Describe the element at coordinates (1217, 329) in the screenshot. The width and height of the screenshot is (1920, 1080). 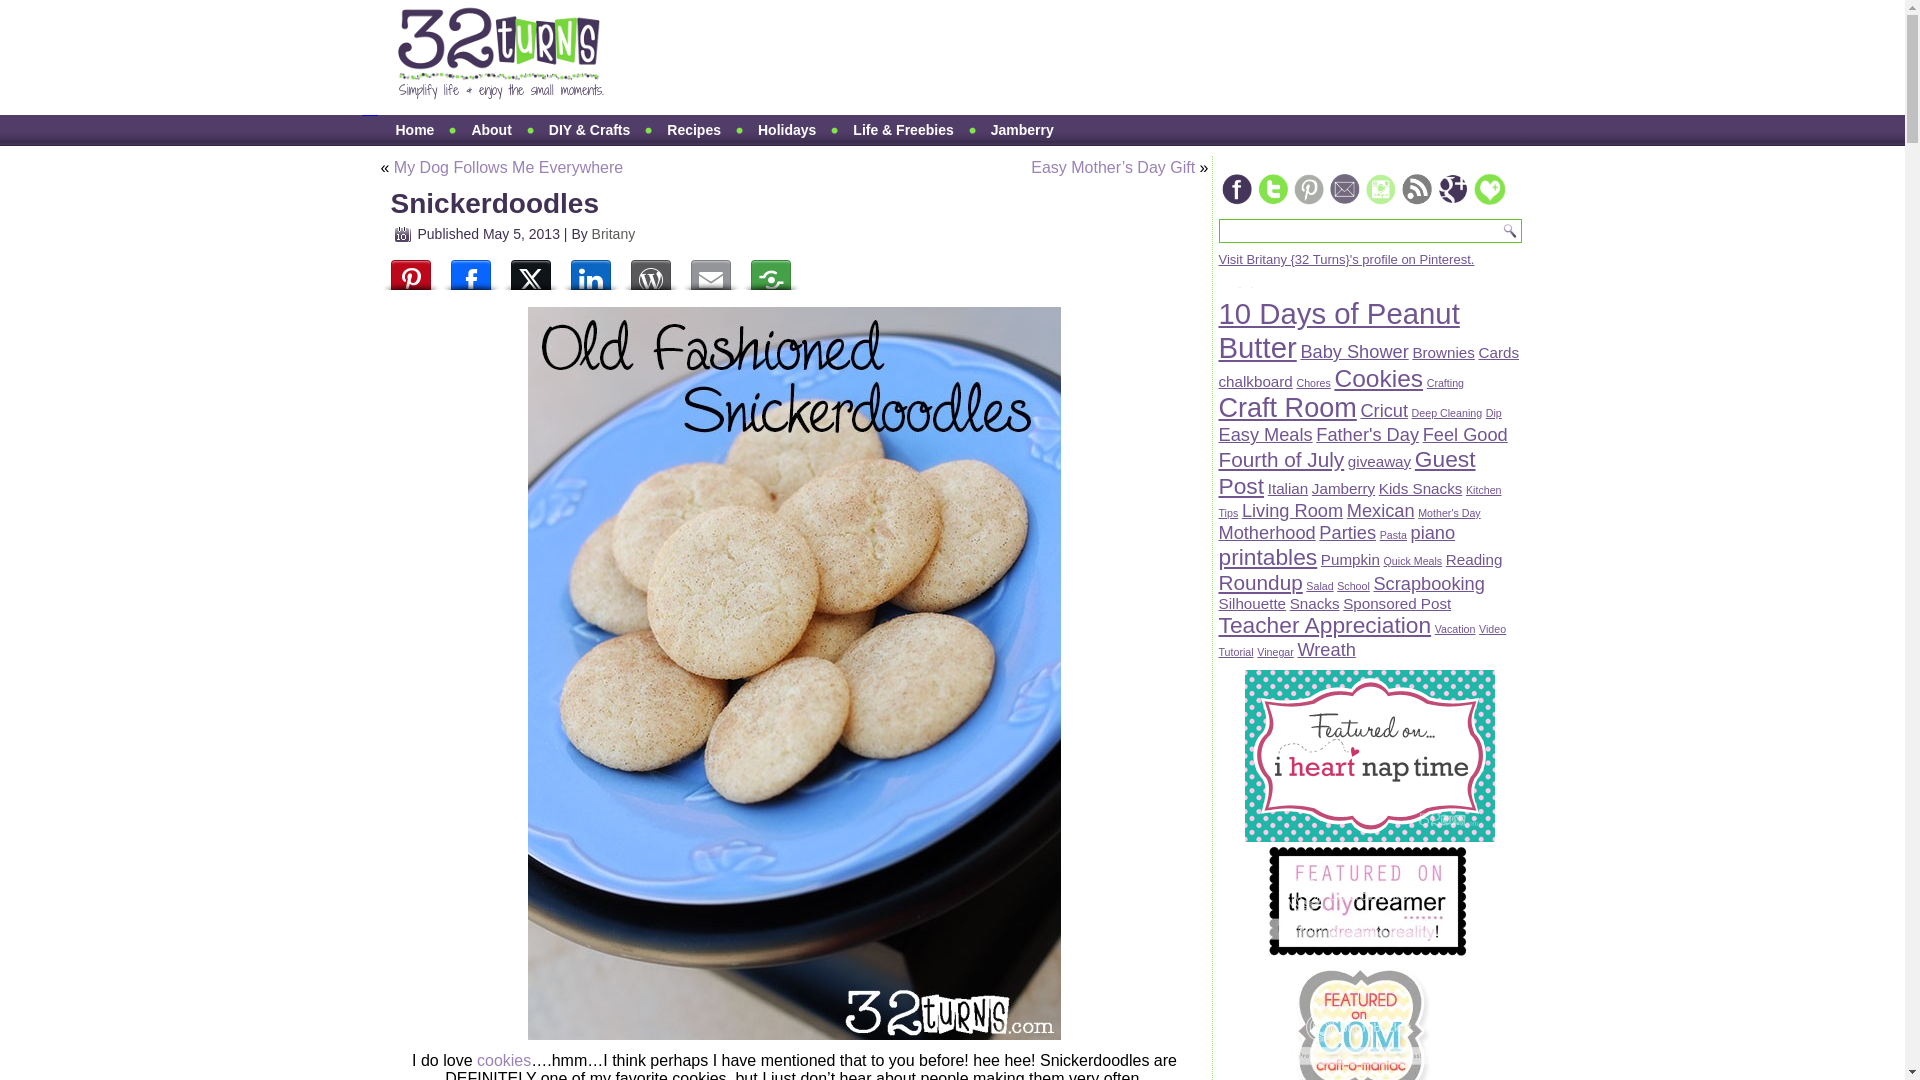
I see `'10 Days of Peanut Butter'` at that location.